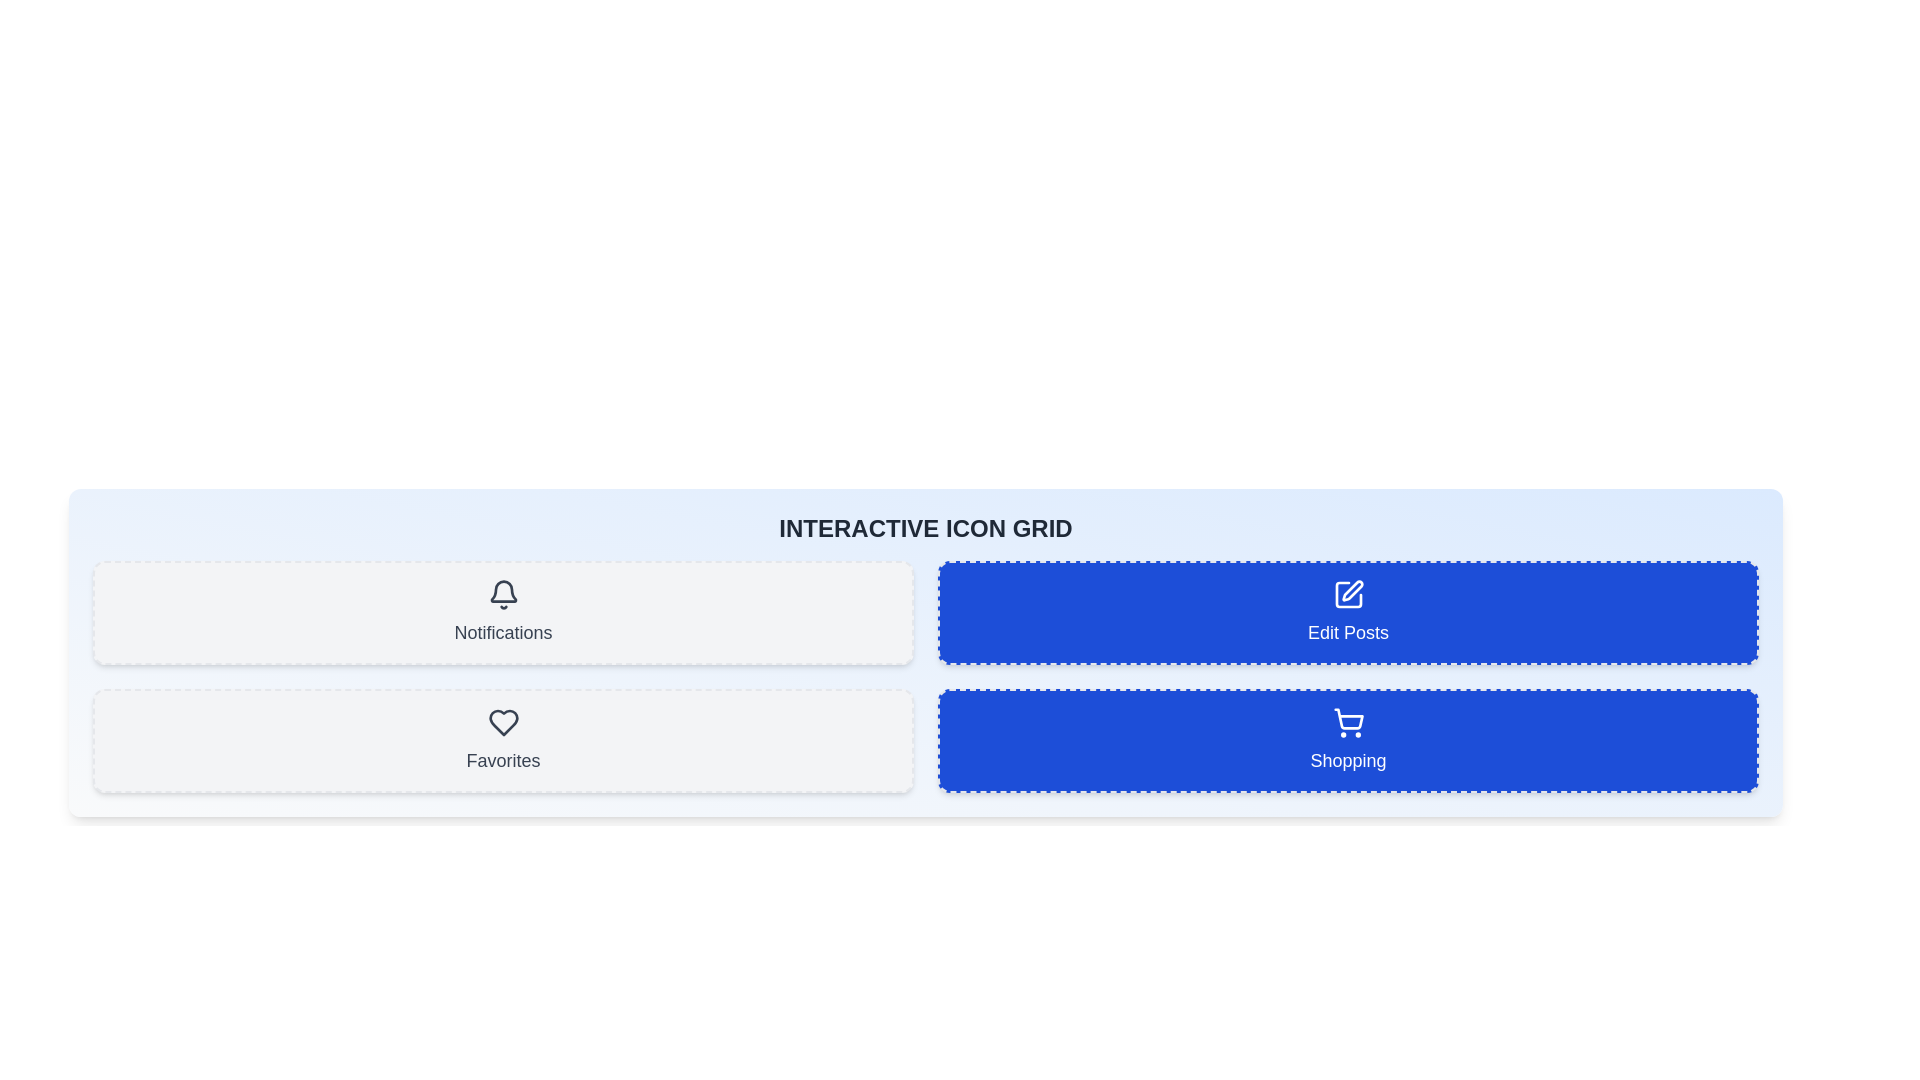 Image resolution: width=1920 pixels, height=1080 pixels. Describe the element at coordinates (1348, 740) in the screenshot. I see `the grid item labeled Shopping to observe the hover effect` at that location.